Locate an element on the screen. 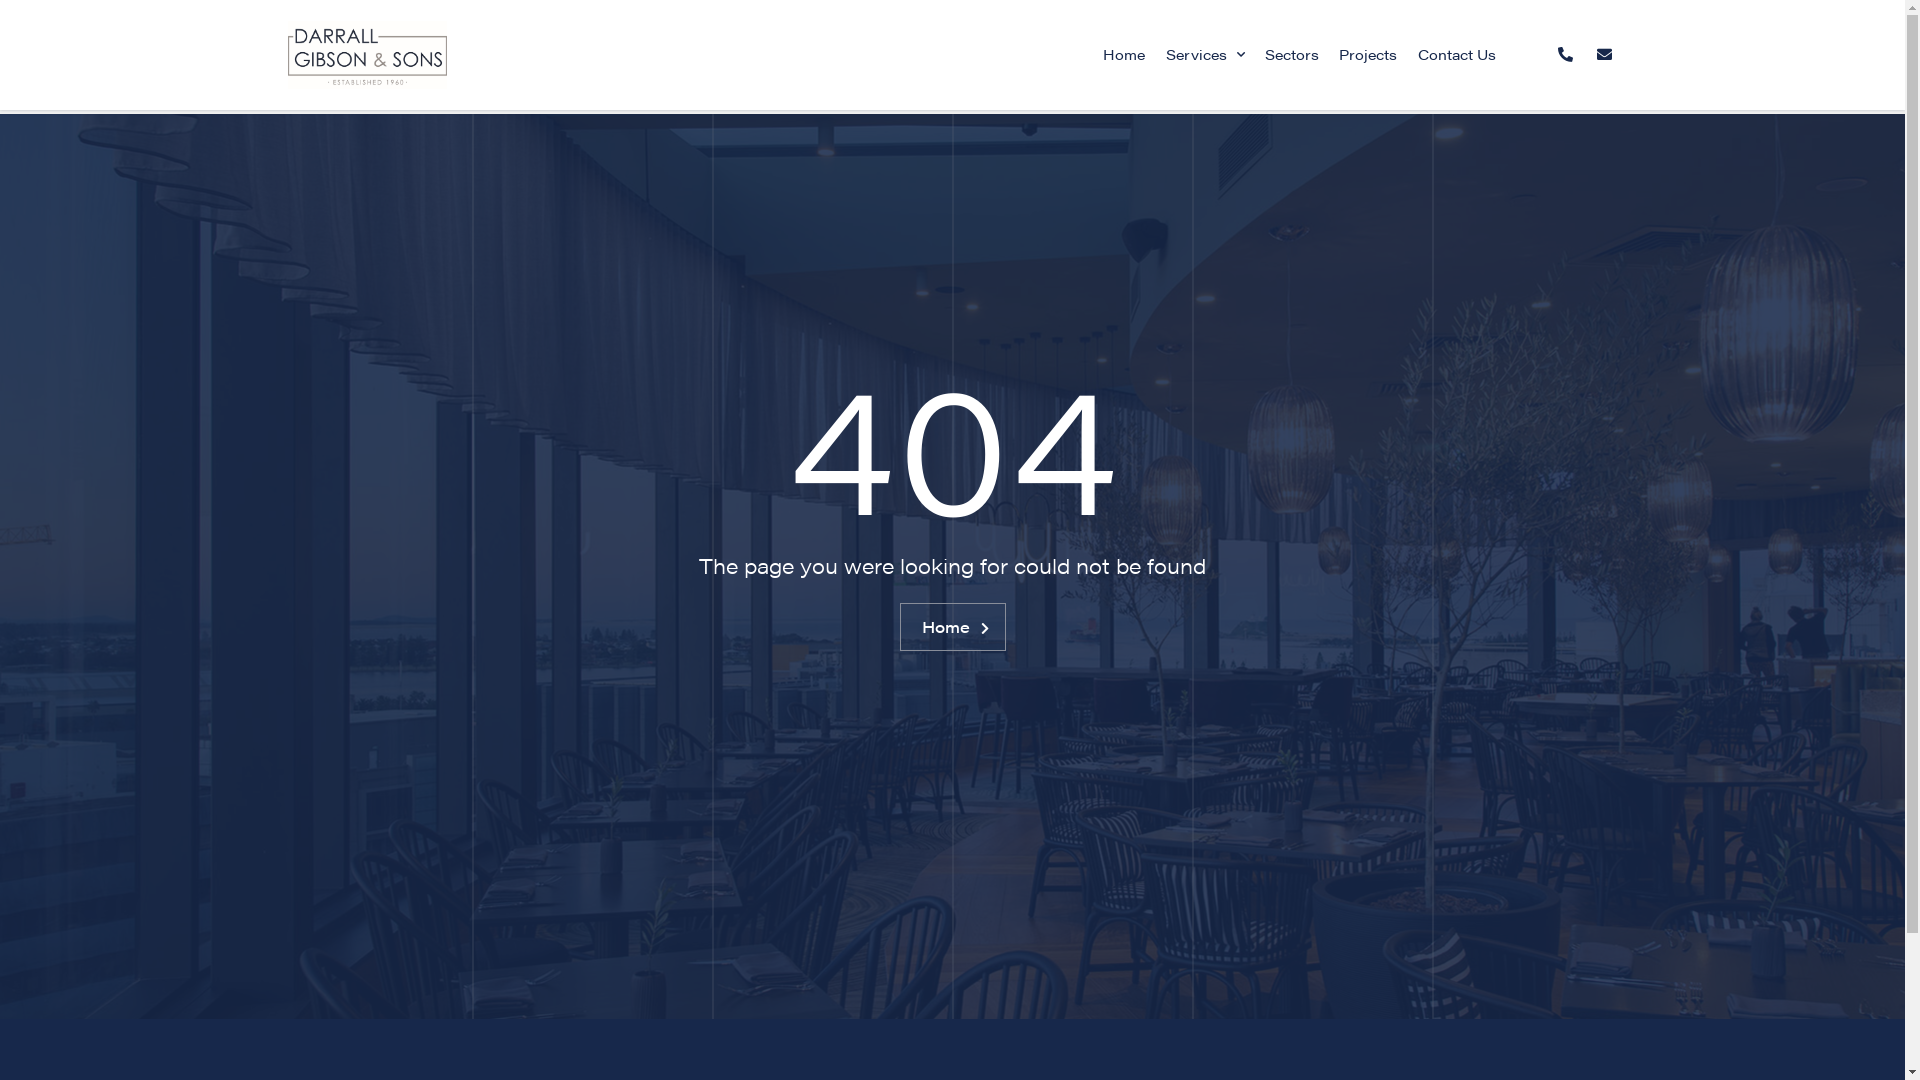  'Projects' is located at coordinates (1367, 53).